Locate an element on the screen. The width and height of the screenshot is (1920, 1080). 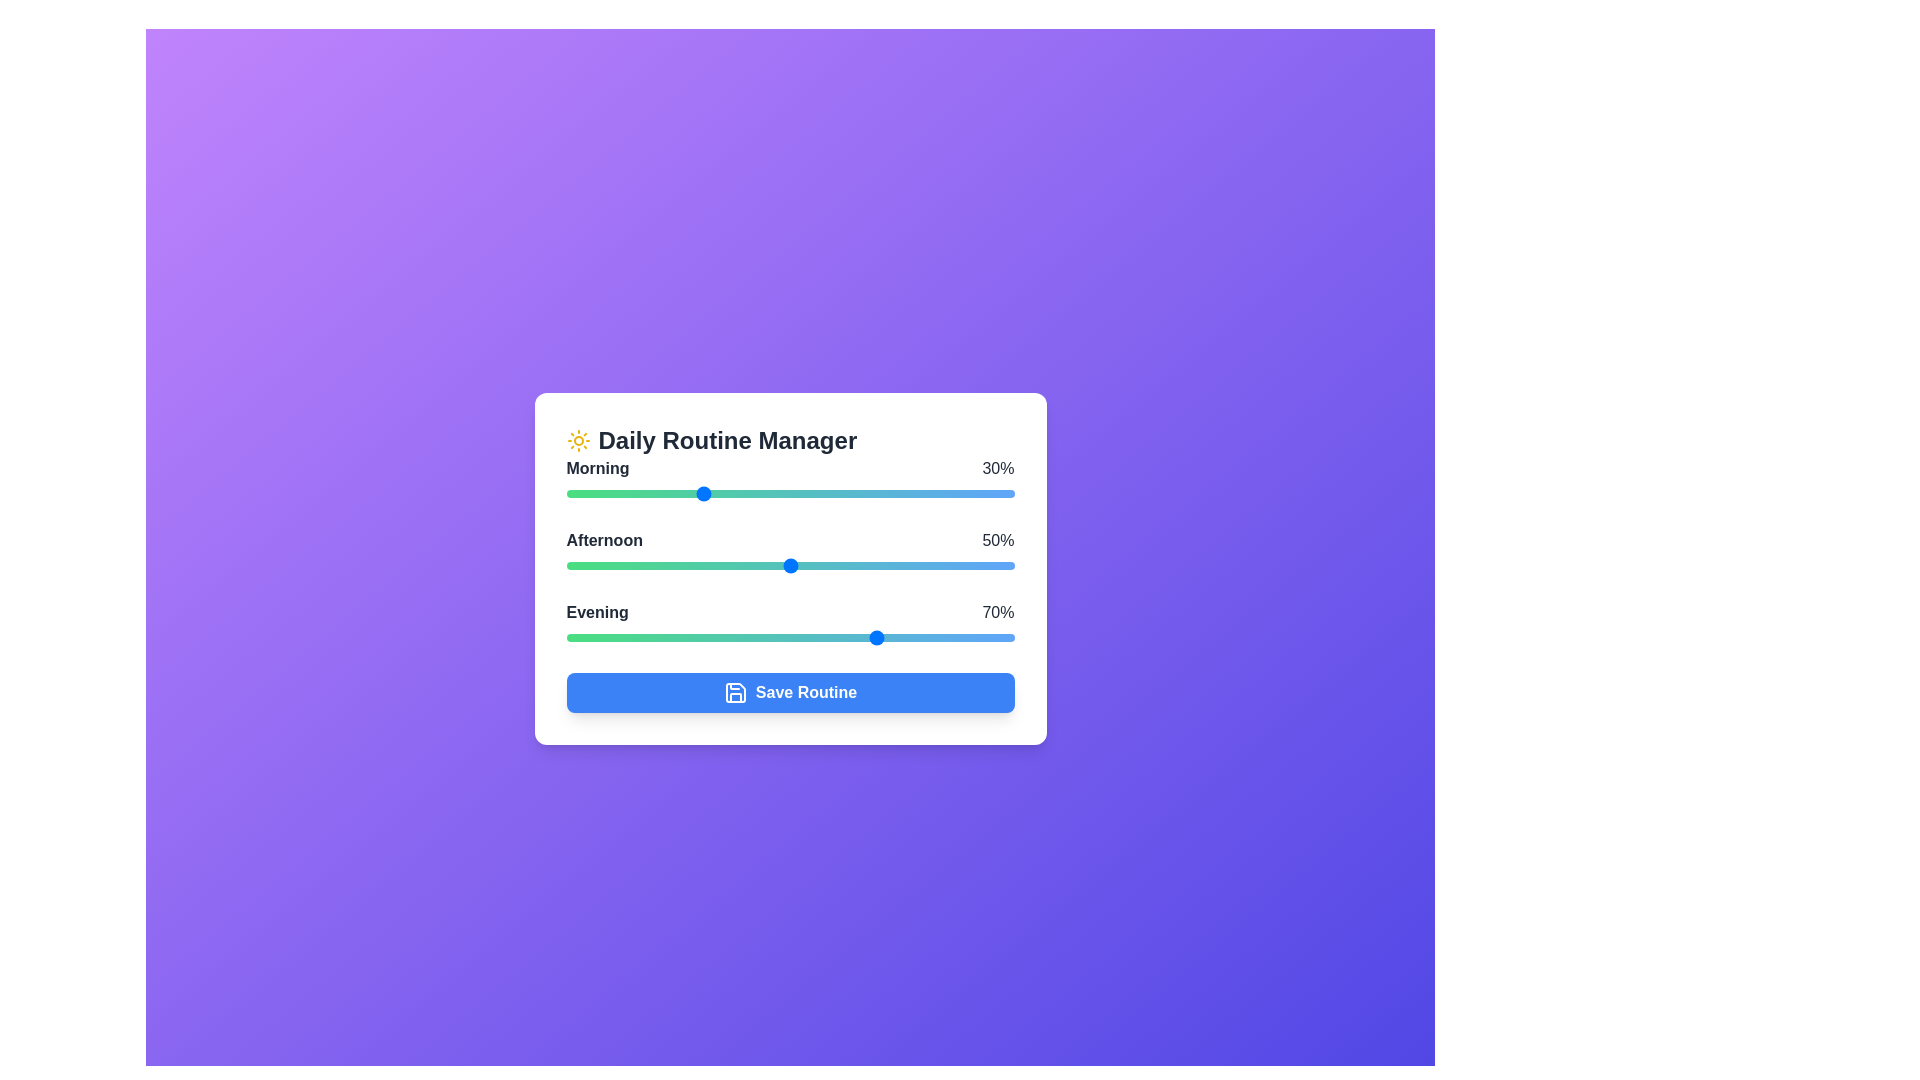
the Afternoon task slider to 16% is located at coordinates (637, 566).